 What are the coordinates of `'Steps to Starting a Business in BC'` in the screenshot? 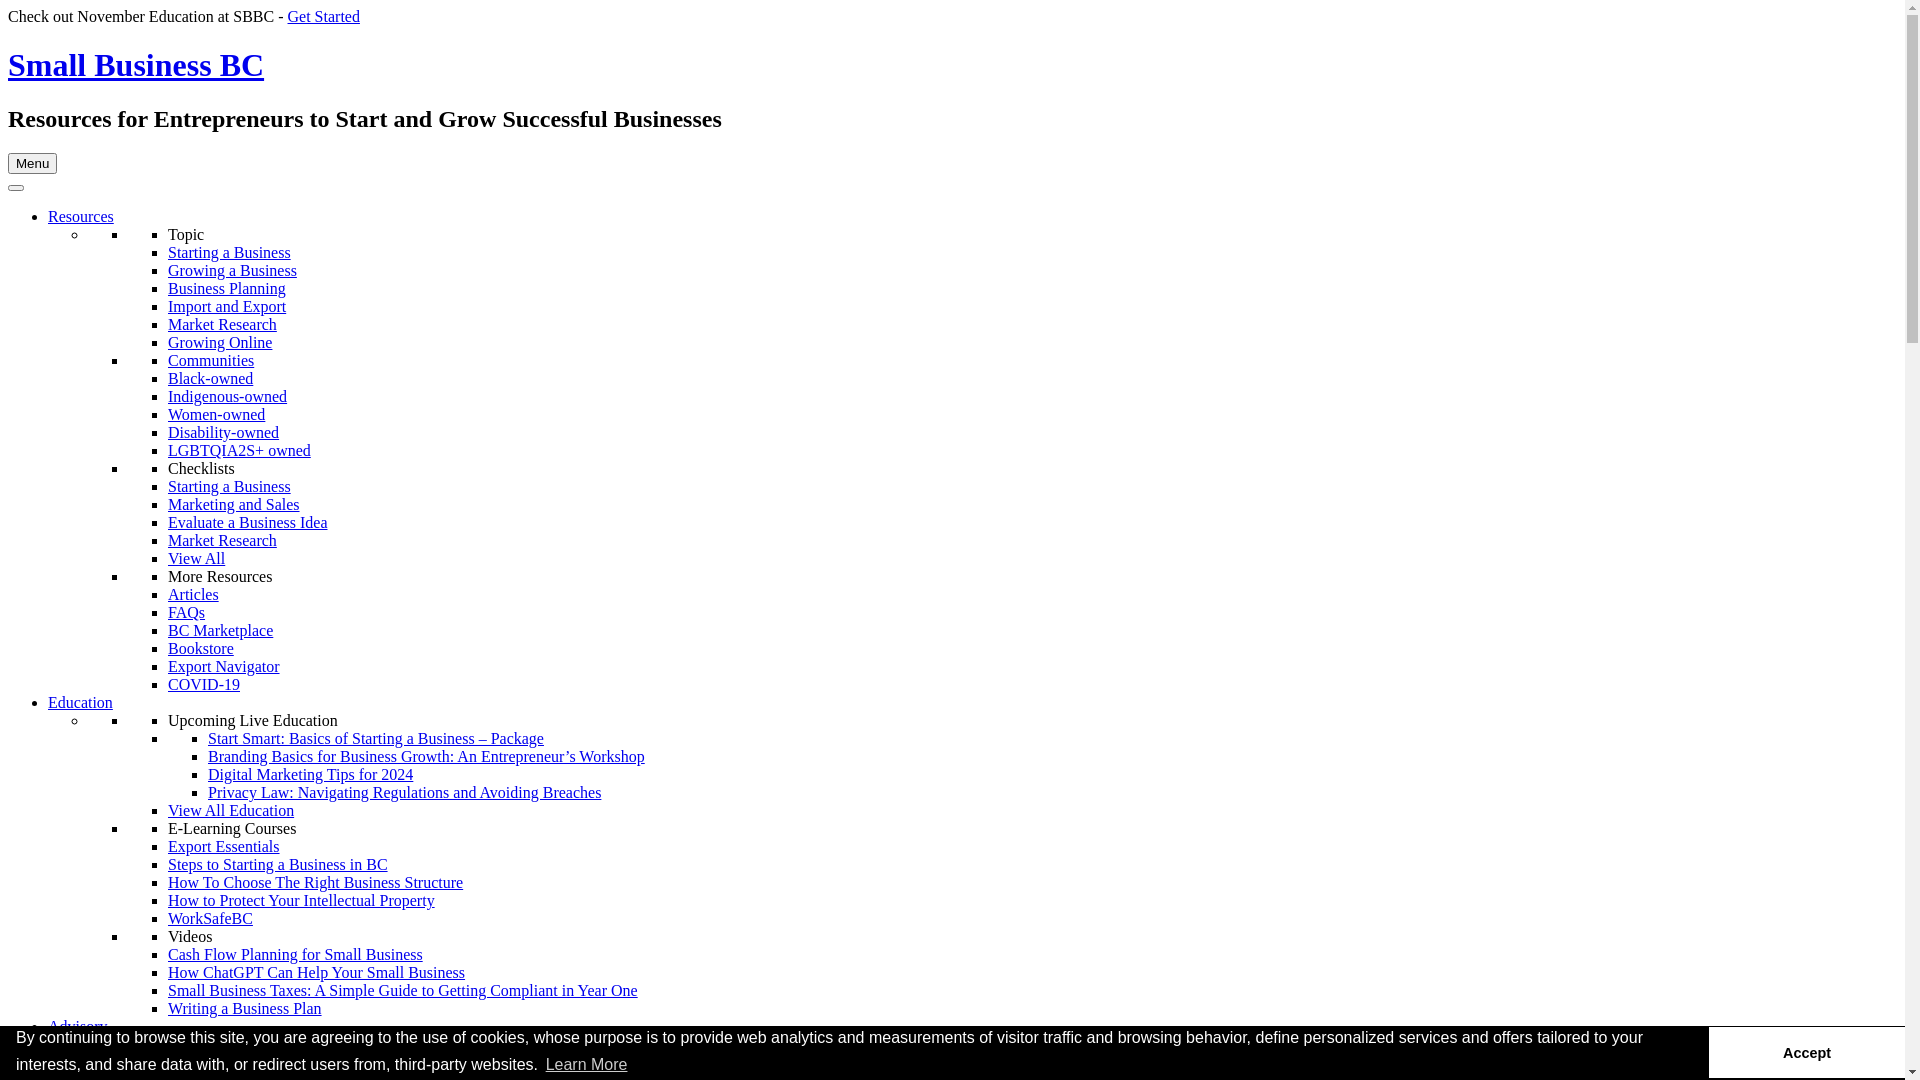 It's located at (277, 863).